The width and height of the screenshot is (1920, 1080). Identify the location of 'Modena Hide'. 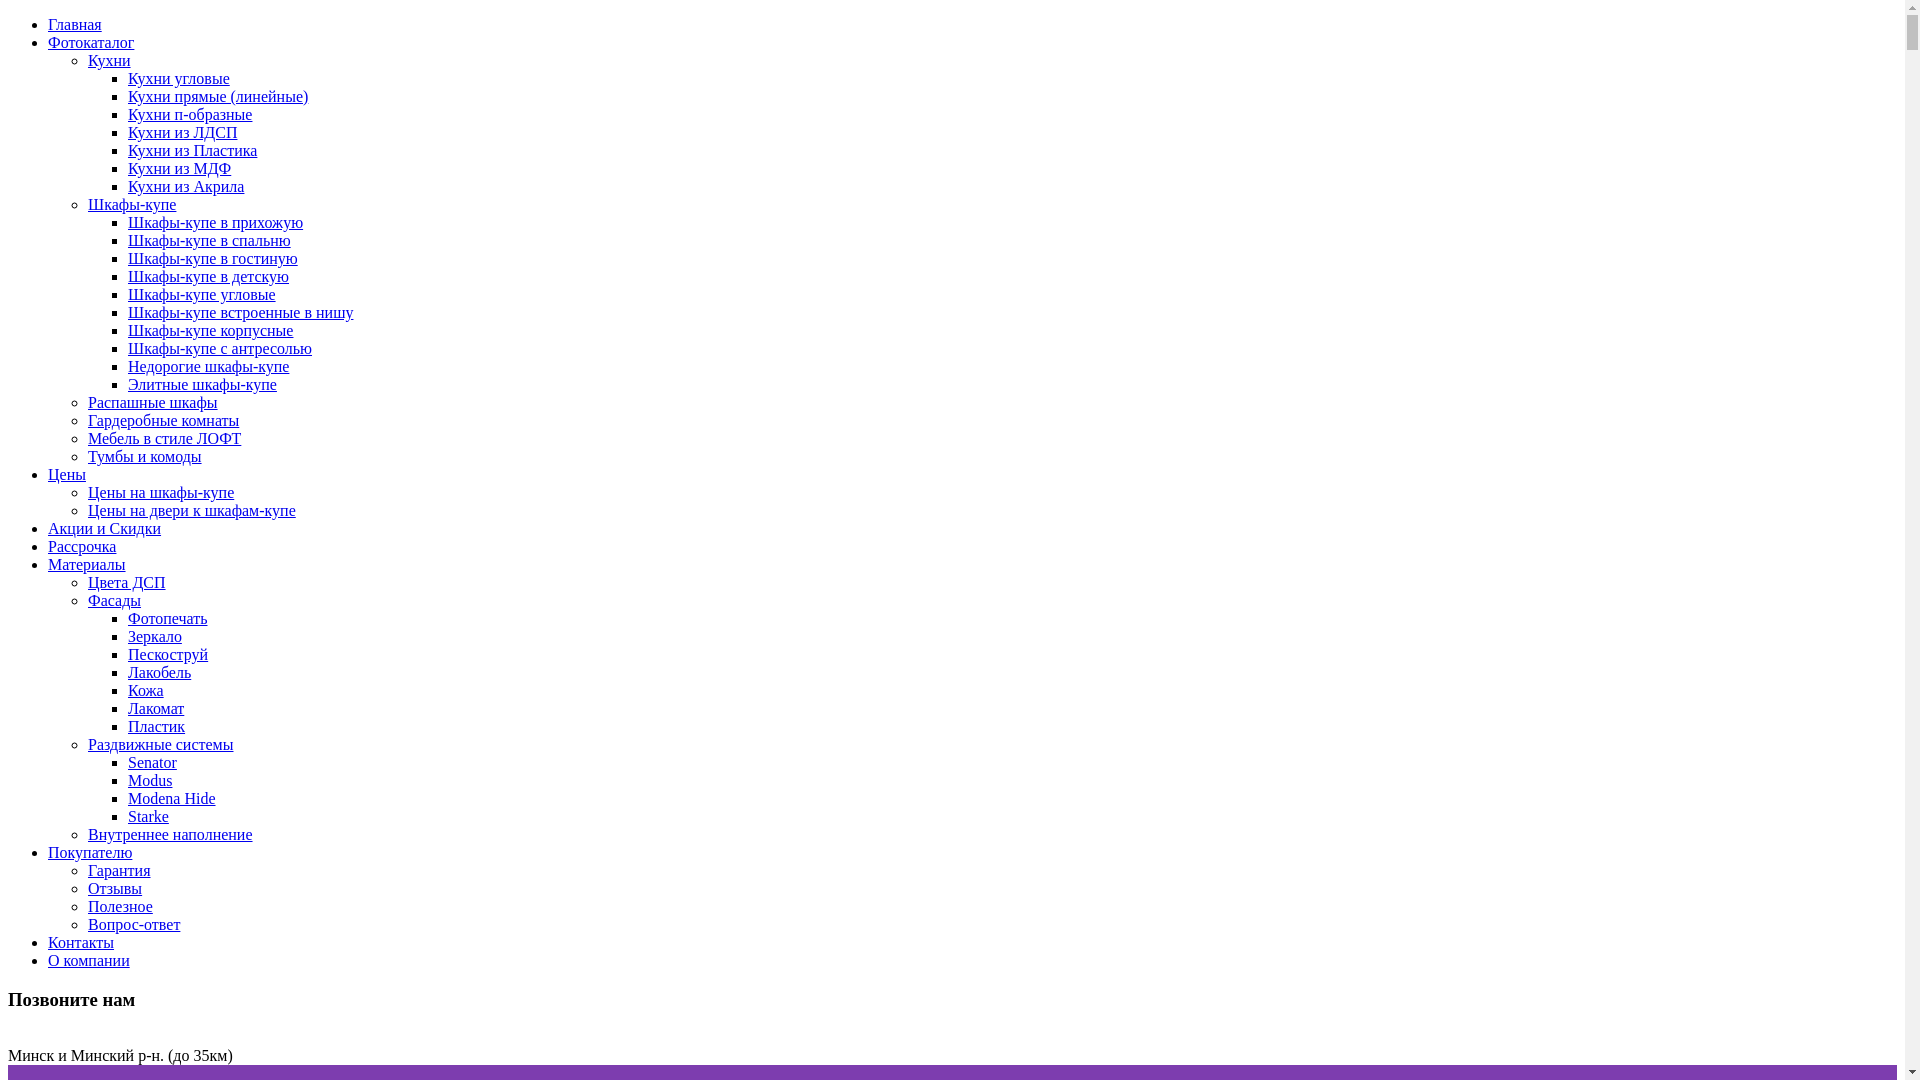
(172, 797).